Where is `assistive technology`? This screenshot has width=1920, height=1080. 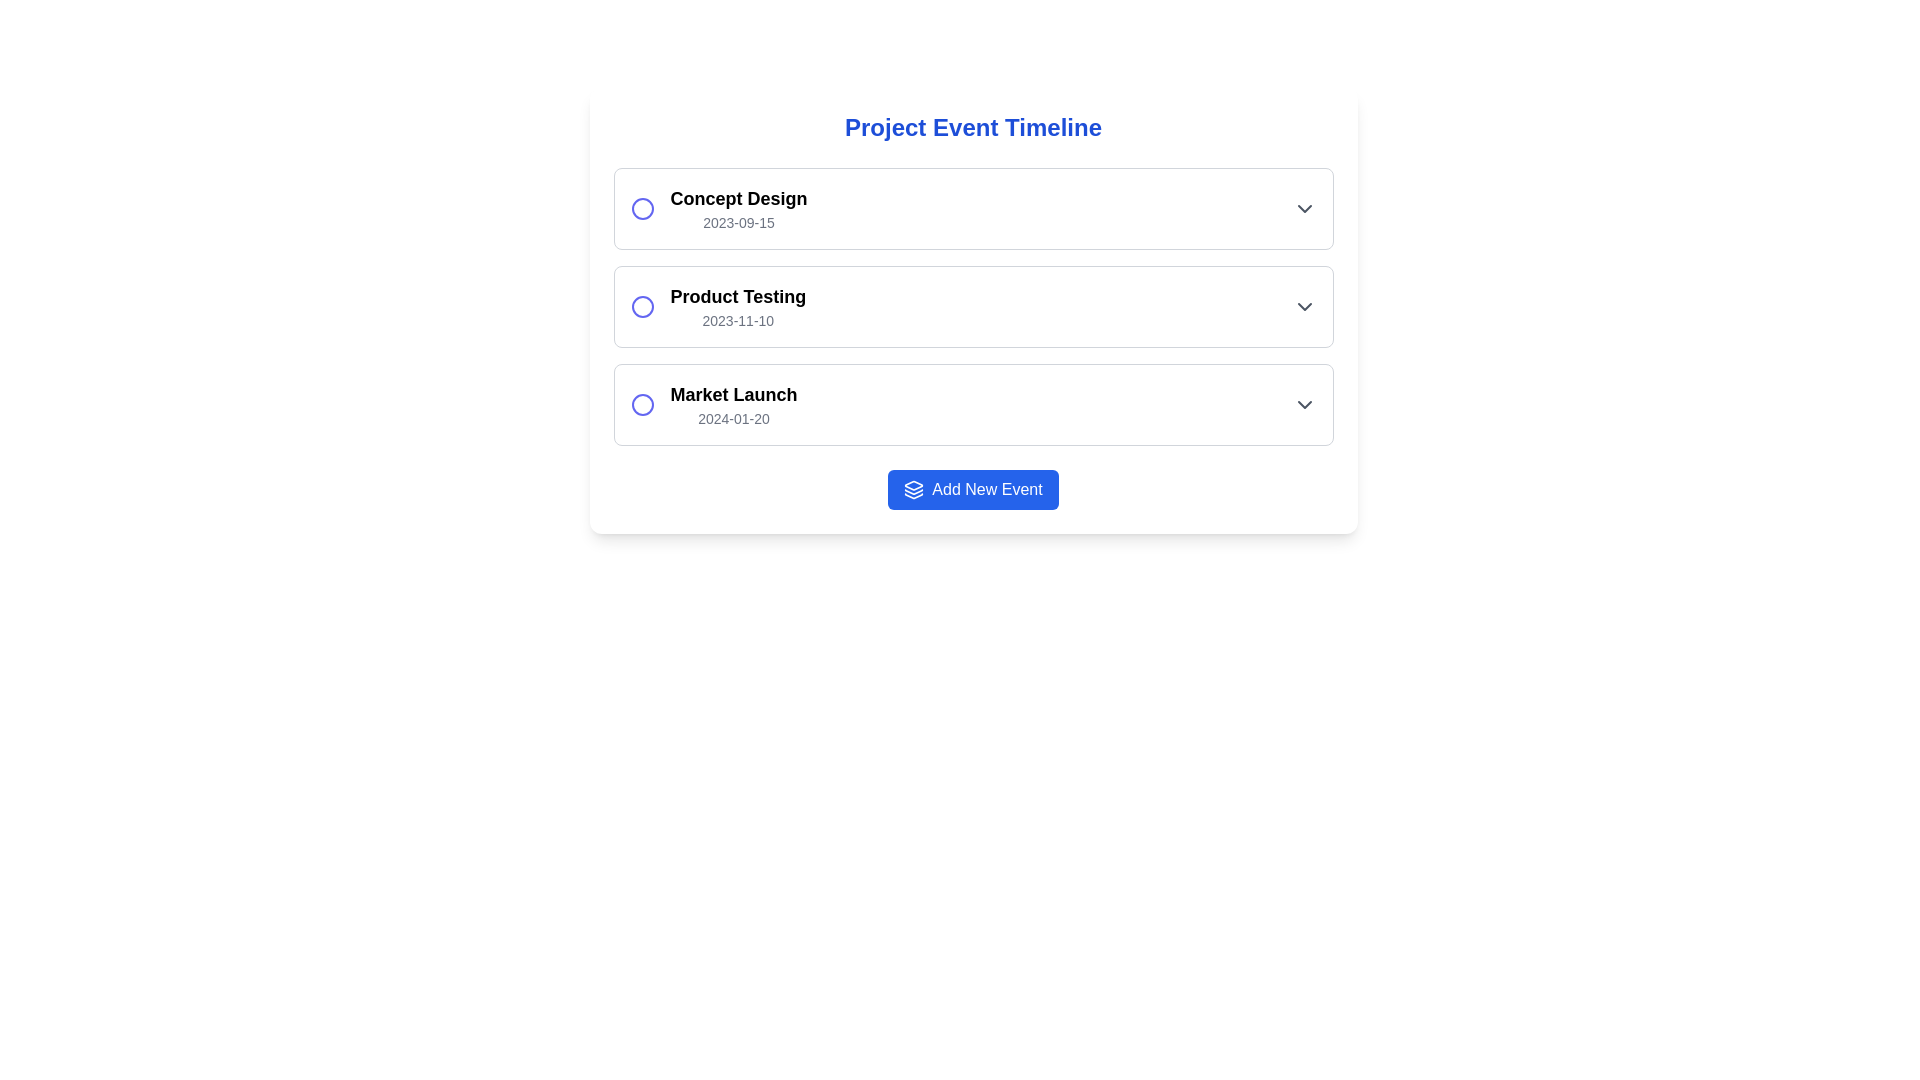 assistive technology is located at coordinates (733, 394).